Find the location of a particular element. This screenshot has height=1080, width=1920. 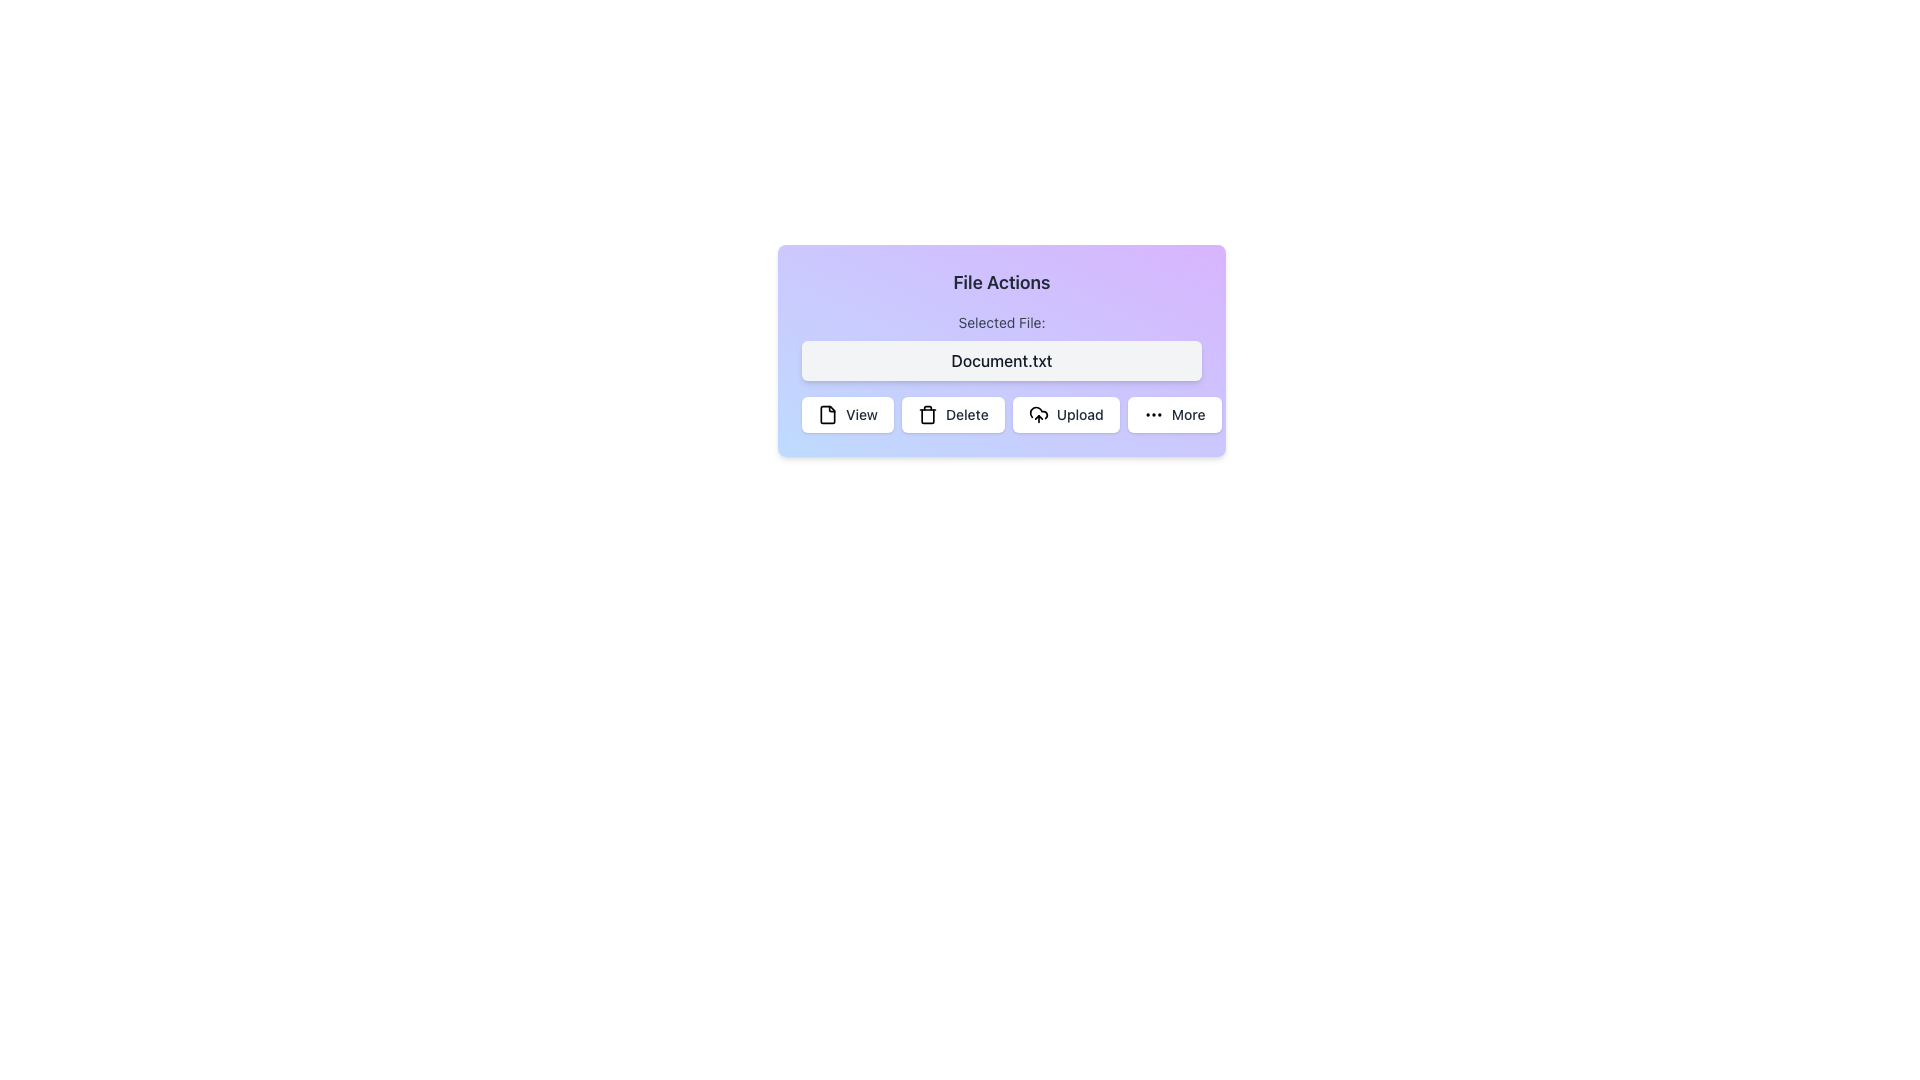

the first button in the horizontal group of four buttons, located below the text input field is located at coordinates (848, 414).